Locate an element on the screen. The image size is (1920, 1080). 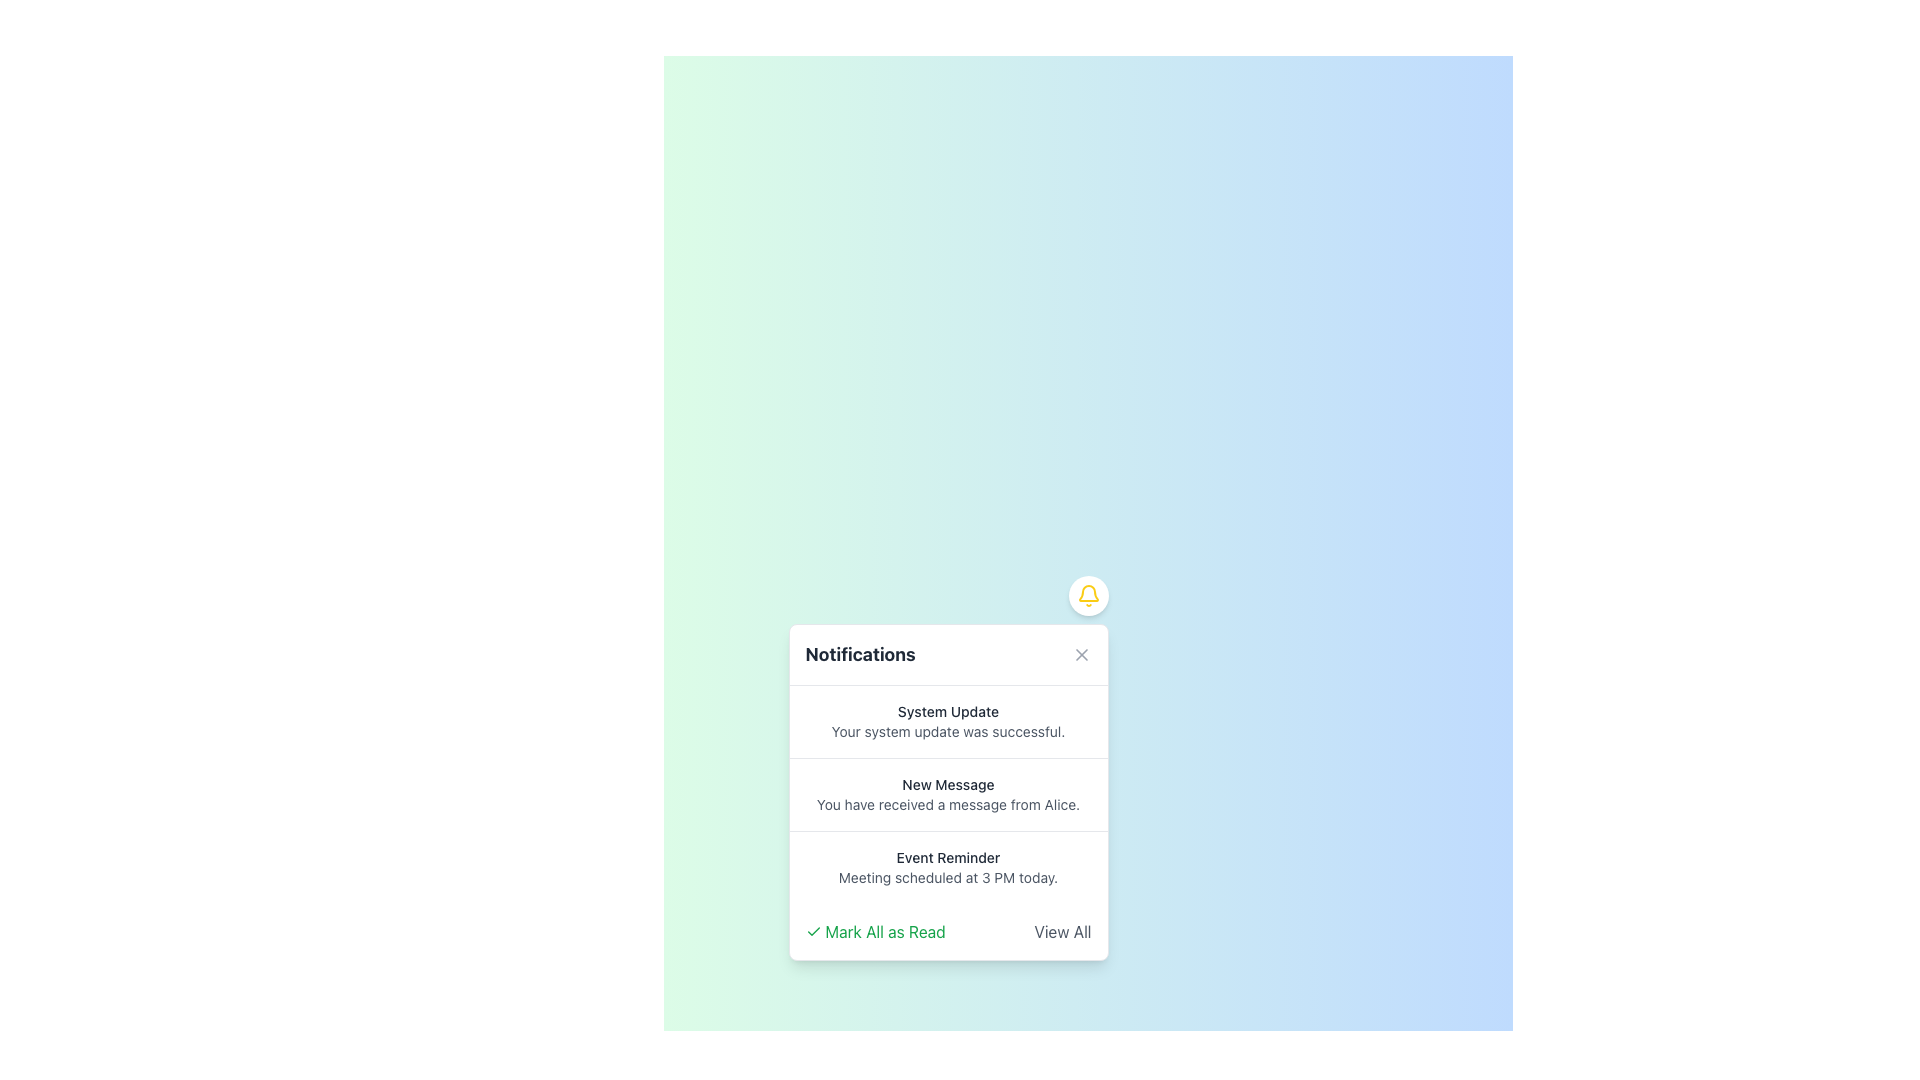
the static text element that informs the user of a new message received from Alice, which is located just below the title 'New Message' in the notification panel is located at coordinates (947, 804).